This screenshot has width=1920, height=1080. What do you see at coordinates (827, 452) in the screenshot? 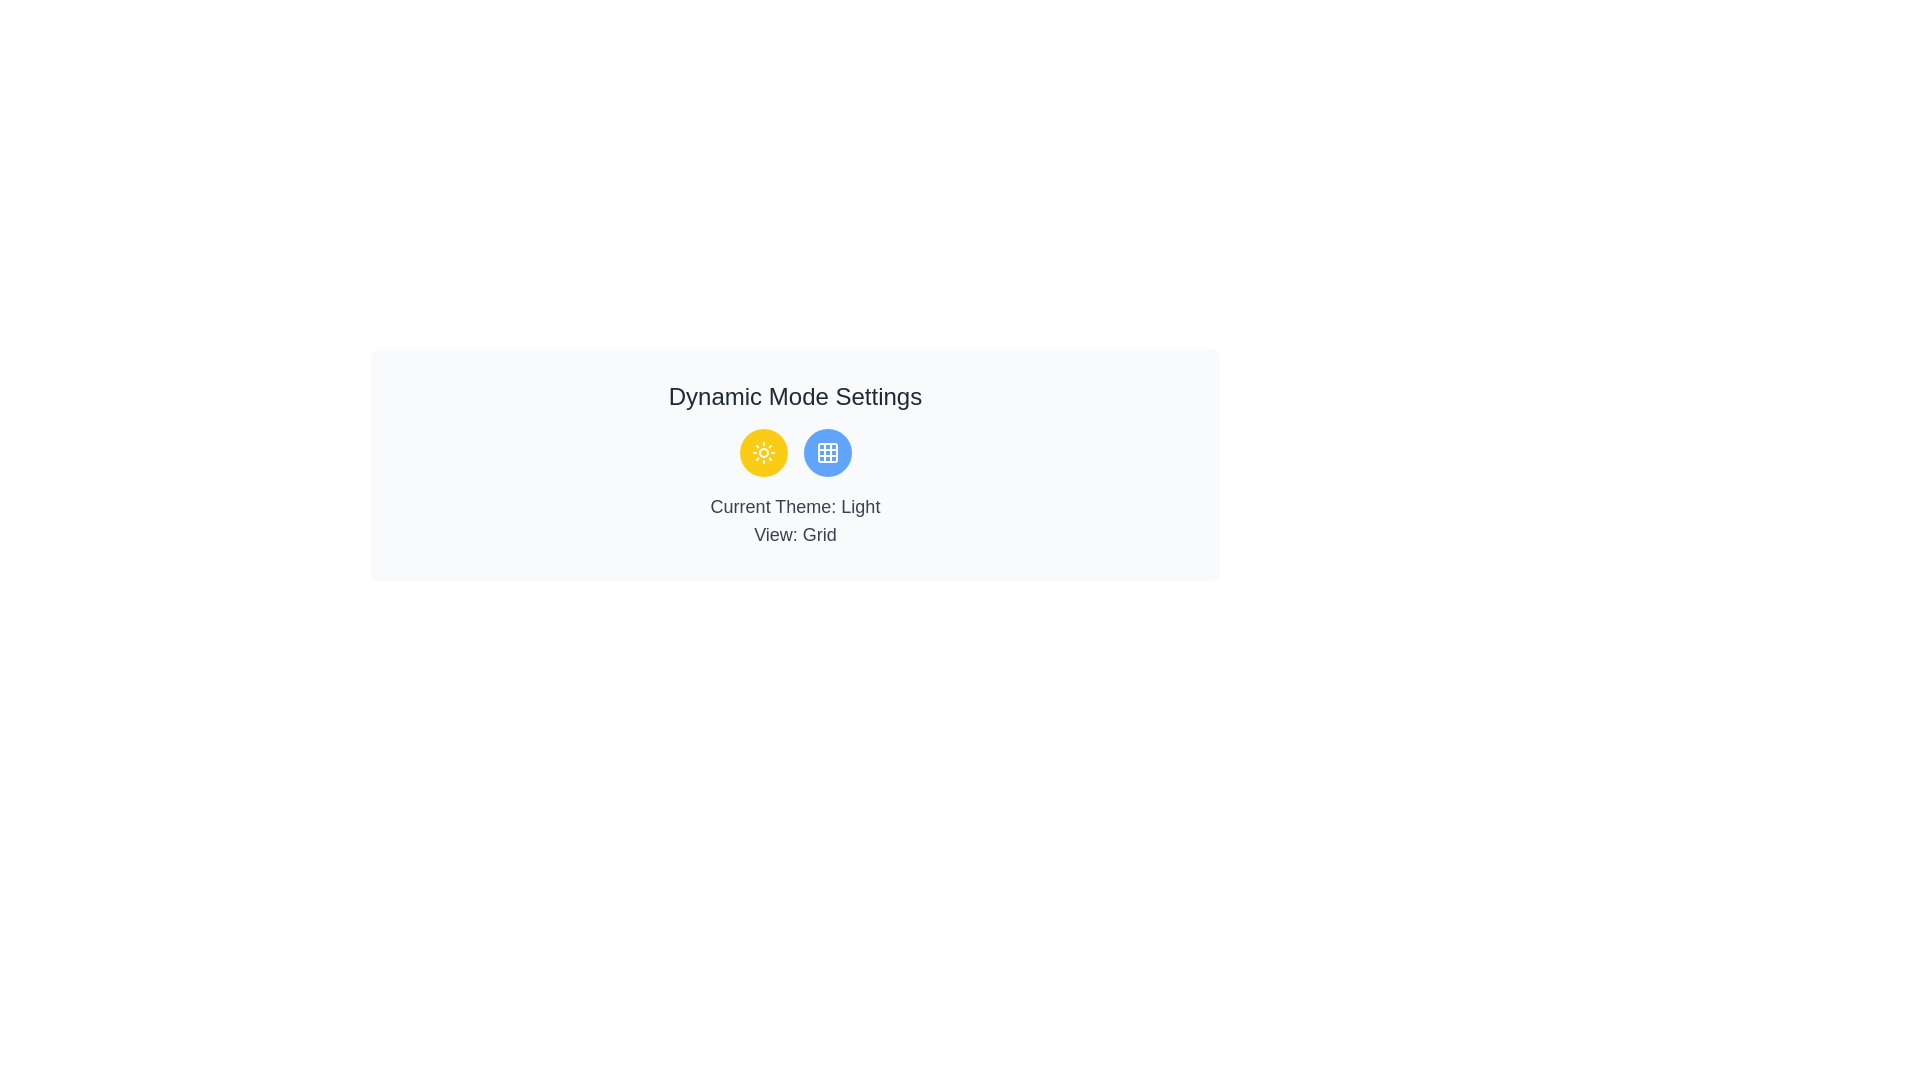
I see `the button located to the immediate right of the yellow circle icon in the modal` at bounding box center [827, 452].